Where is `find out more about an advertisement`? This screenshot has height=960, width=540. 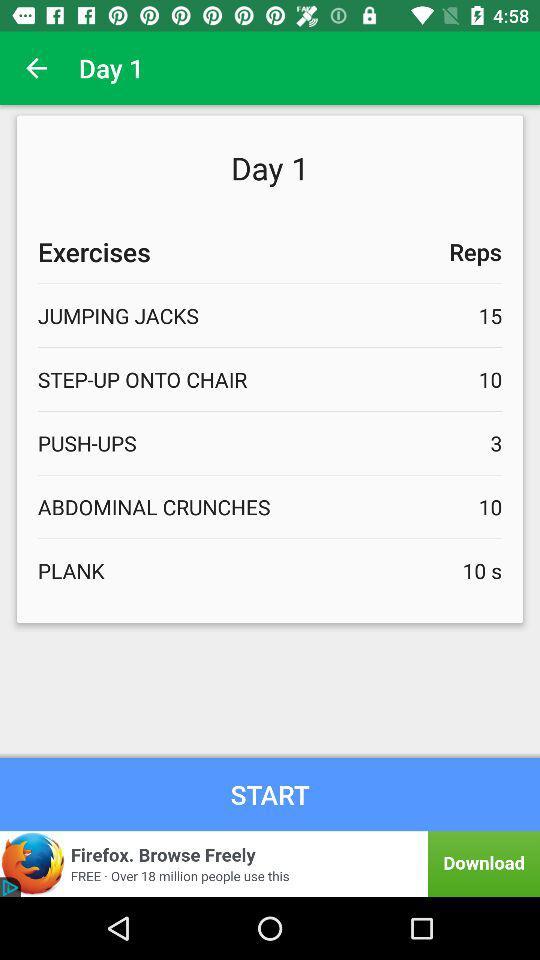
find out more about an advertisement is located at coordinates (270, 863).